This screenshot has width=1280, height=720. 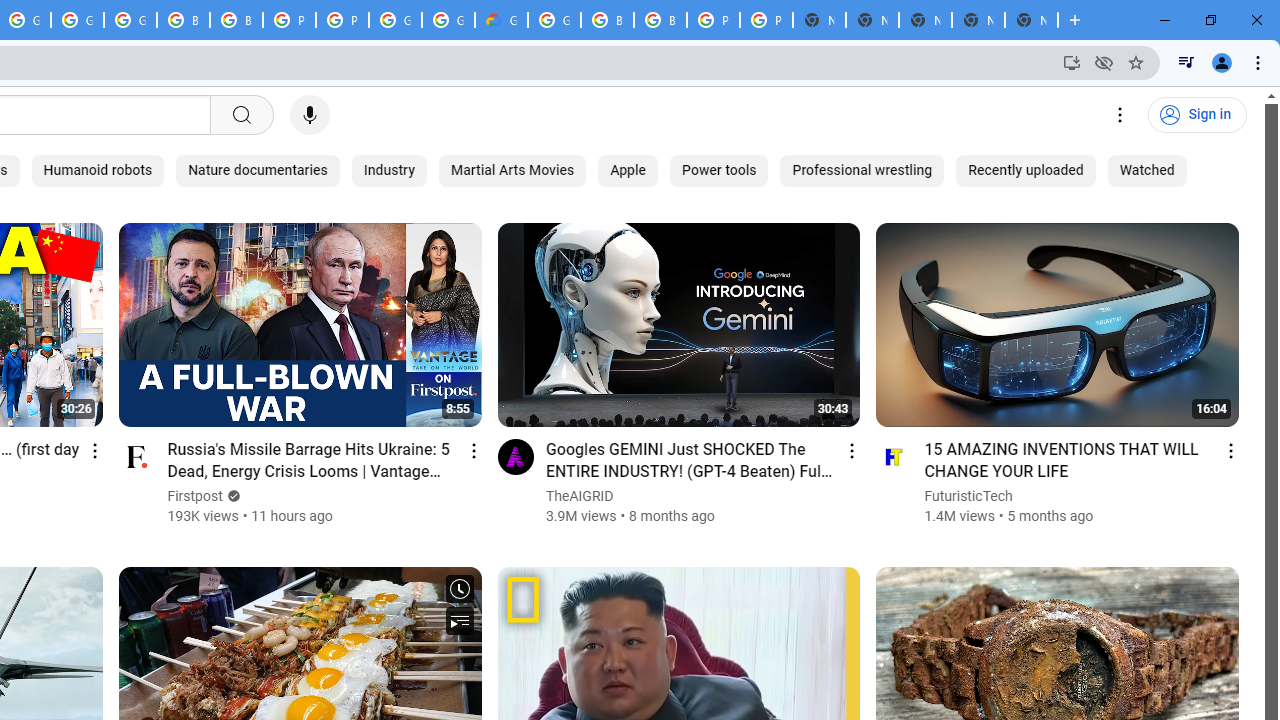 I want to click on 'Firstpost', so click(x=195, y=495).